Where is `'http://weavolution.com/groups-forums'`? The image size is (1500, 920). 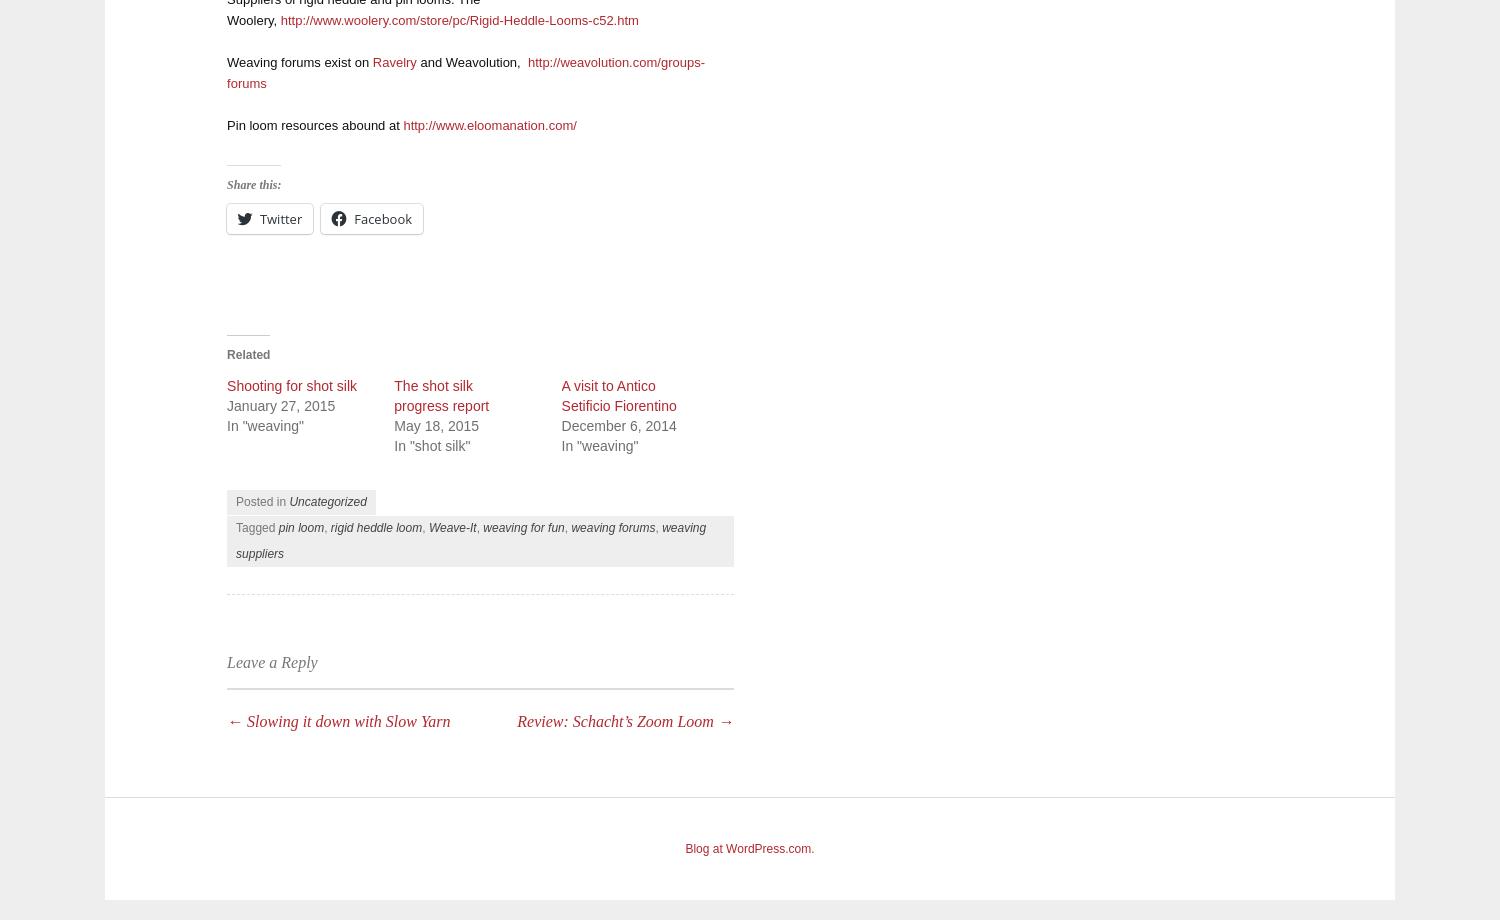 'http://weavolution.com/groups-forums' is located at coordinates (464, 72).